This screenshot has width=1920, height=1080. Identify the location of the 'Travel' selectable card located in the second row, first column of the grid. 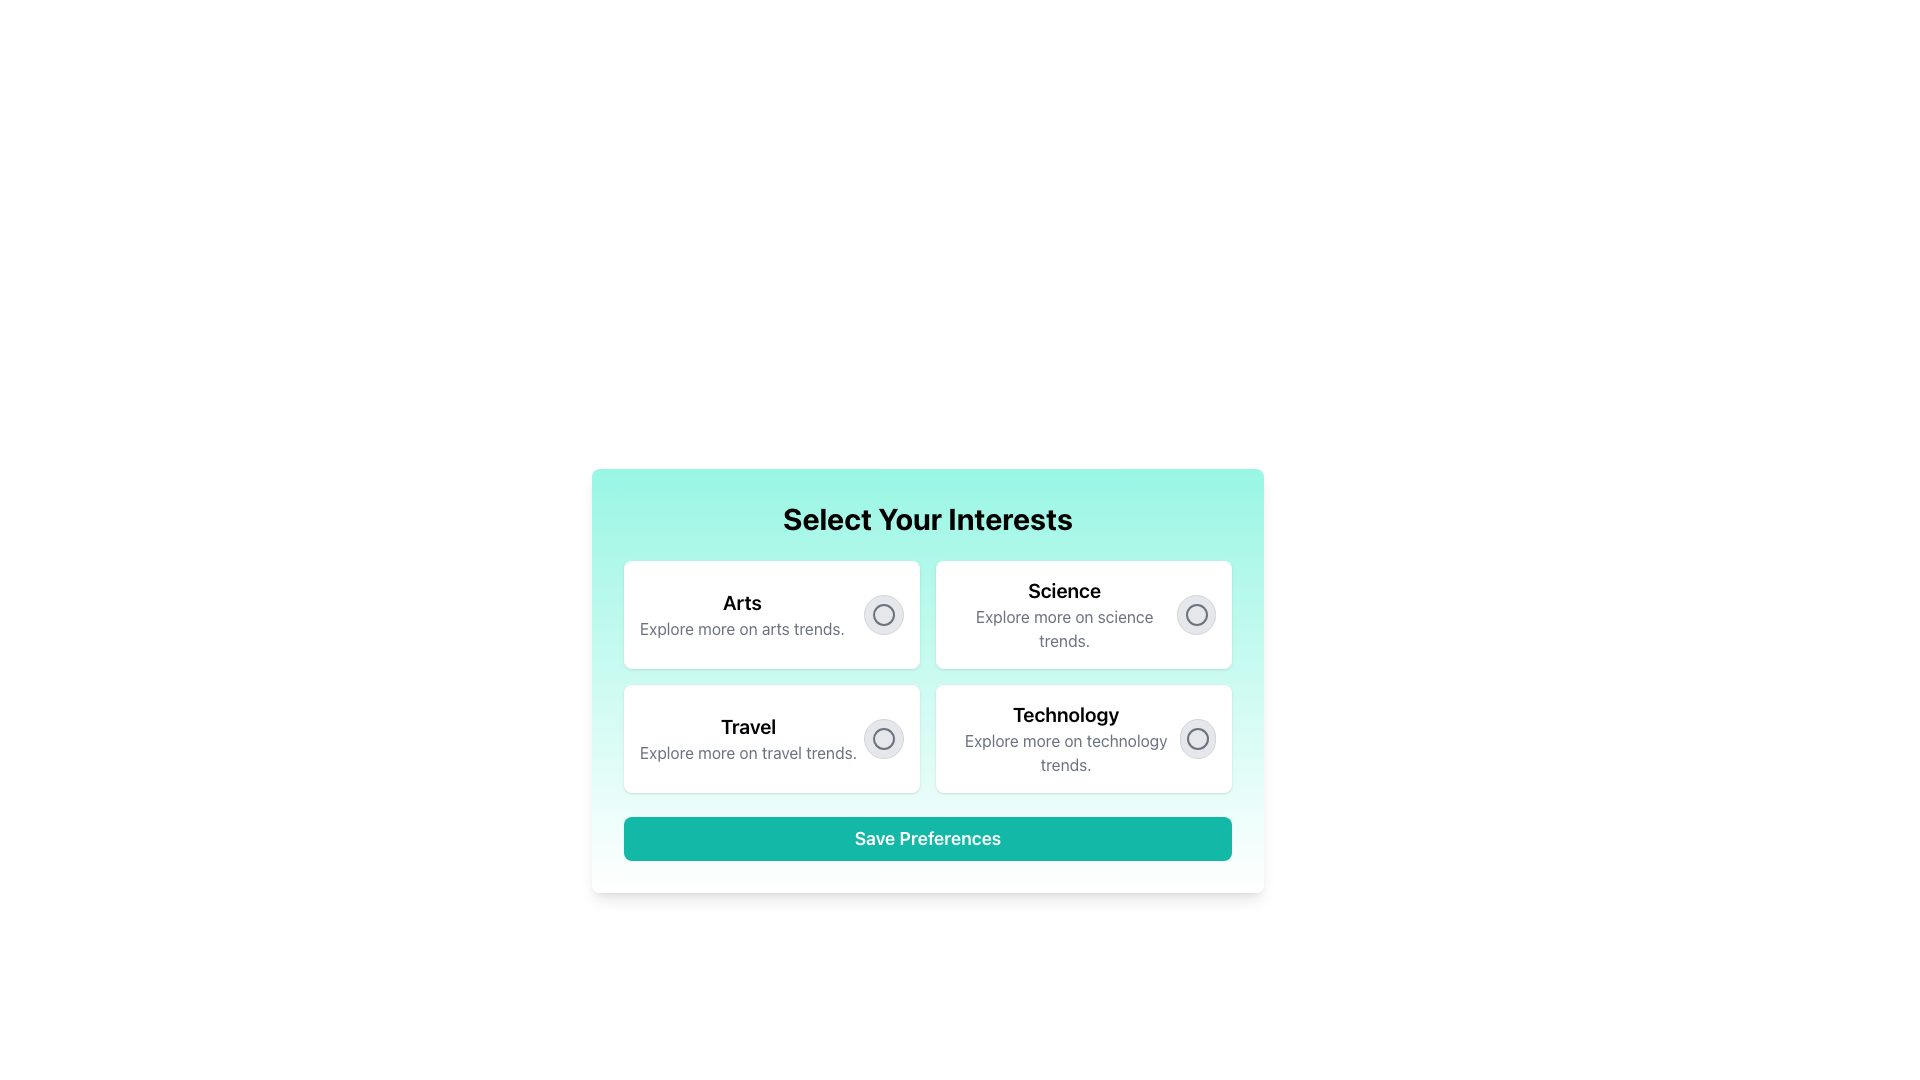
(747, 739).